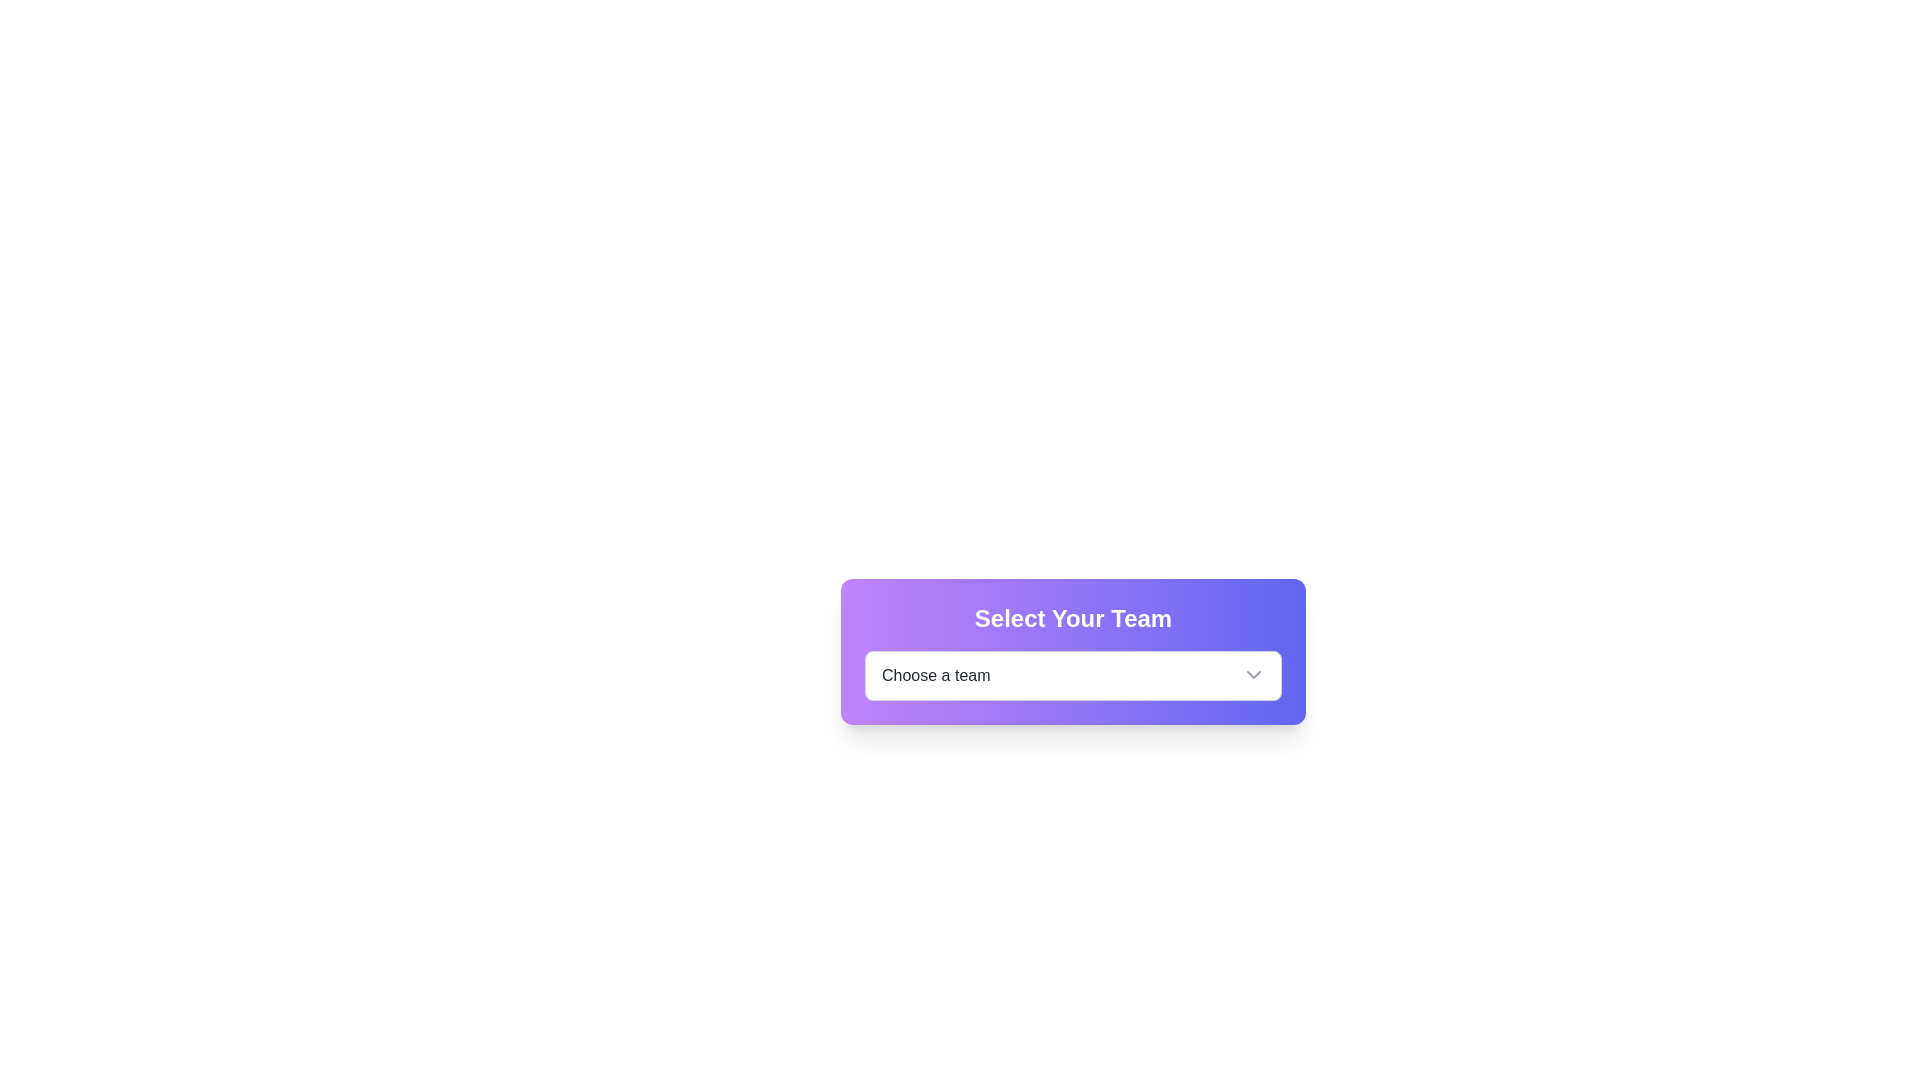  Describe the element at coordinates (1072, 675) in the screenshot. I see `the dropdown menu located centrally at the bottom of the rectangular card with a gradient background, labeled 'Select Your Team'` at that location.